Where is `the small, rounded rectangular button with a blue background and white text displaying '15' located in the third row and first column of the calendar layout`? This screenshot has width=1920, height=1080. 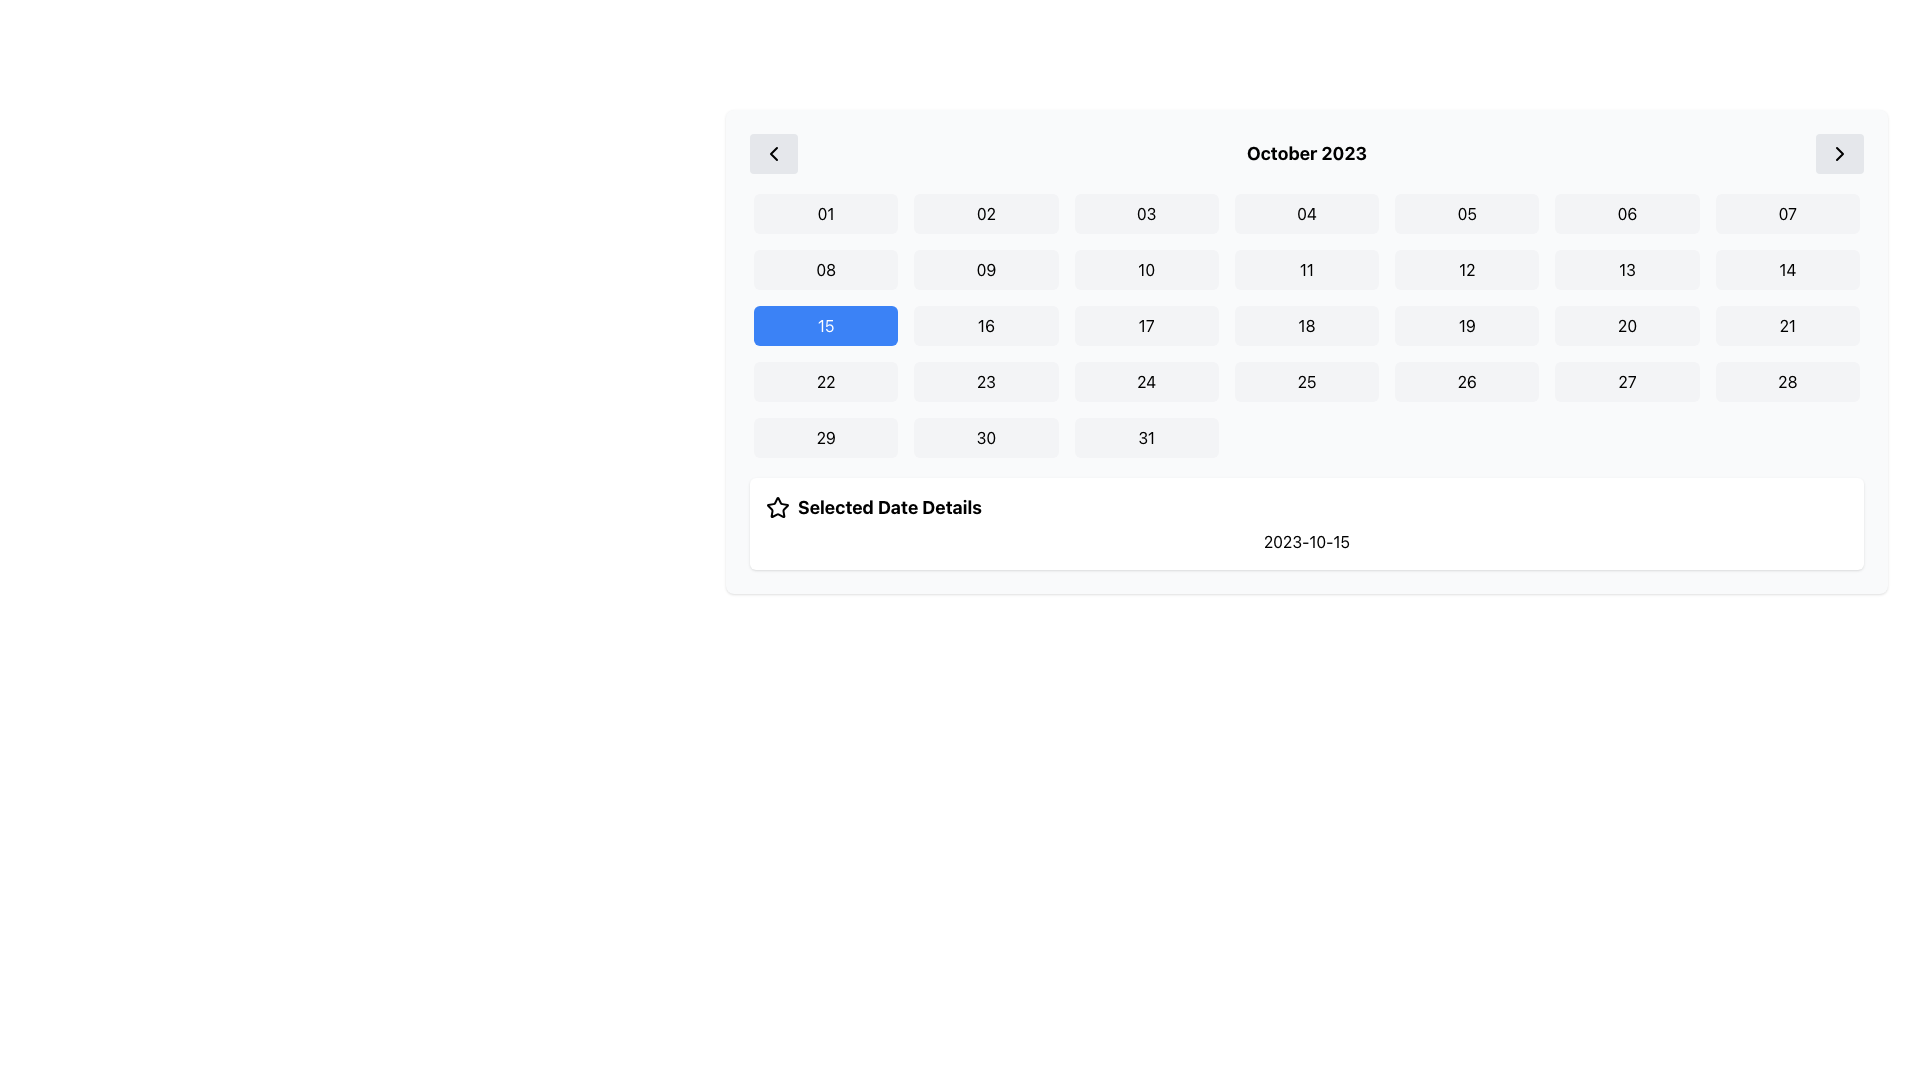 the small, rounded rectangular button with a blue background and white text displaying '15' located in the third row and first column of the calendar layout is located at coordinates (826, 325).